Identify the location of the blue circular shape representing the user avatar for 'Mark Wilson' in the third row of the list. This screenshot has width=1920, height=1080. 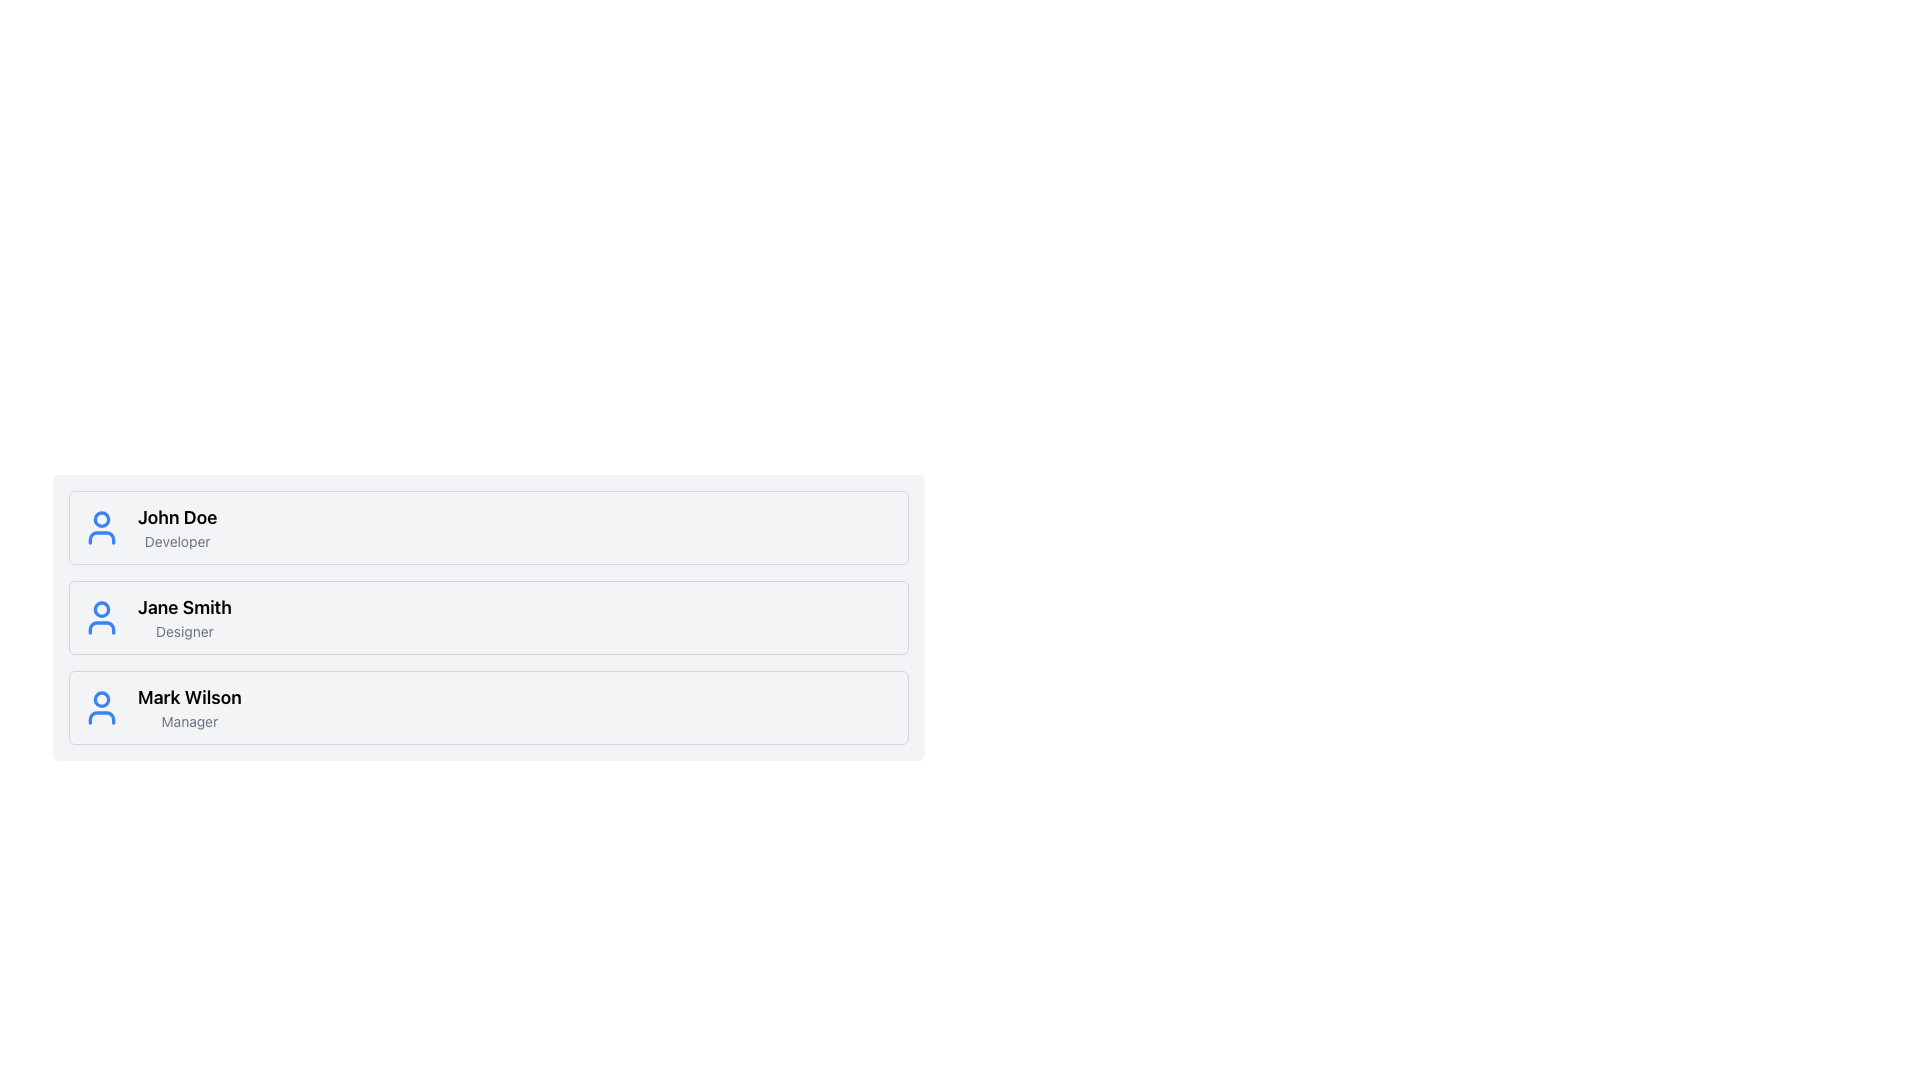
(100, 697).